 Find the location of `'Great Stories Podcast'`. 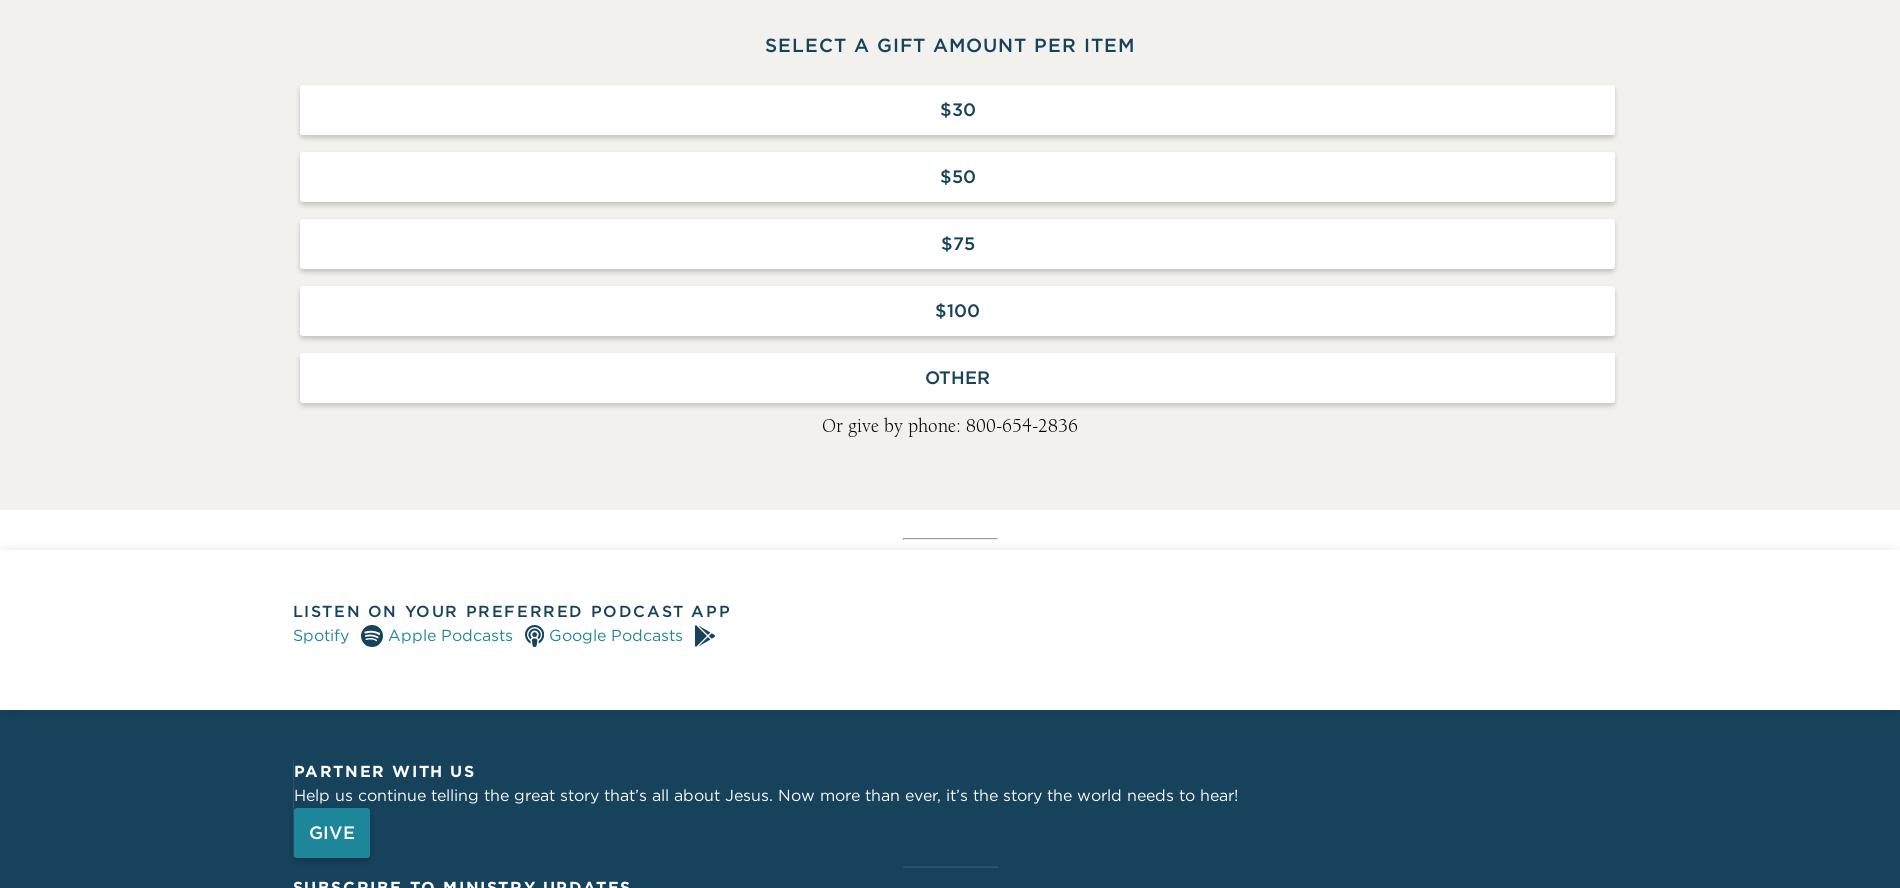

'Great Stories Podcast' is located at coordinates (420, 15).